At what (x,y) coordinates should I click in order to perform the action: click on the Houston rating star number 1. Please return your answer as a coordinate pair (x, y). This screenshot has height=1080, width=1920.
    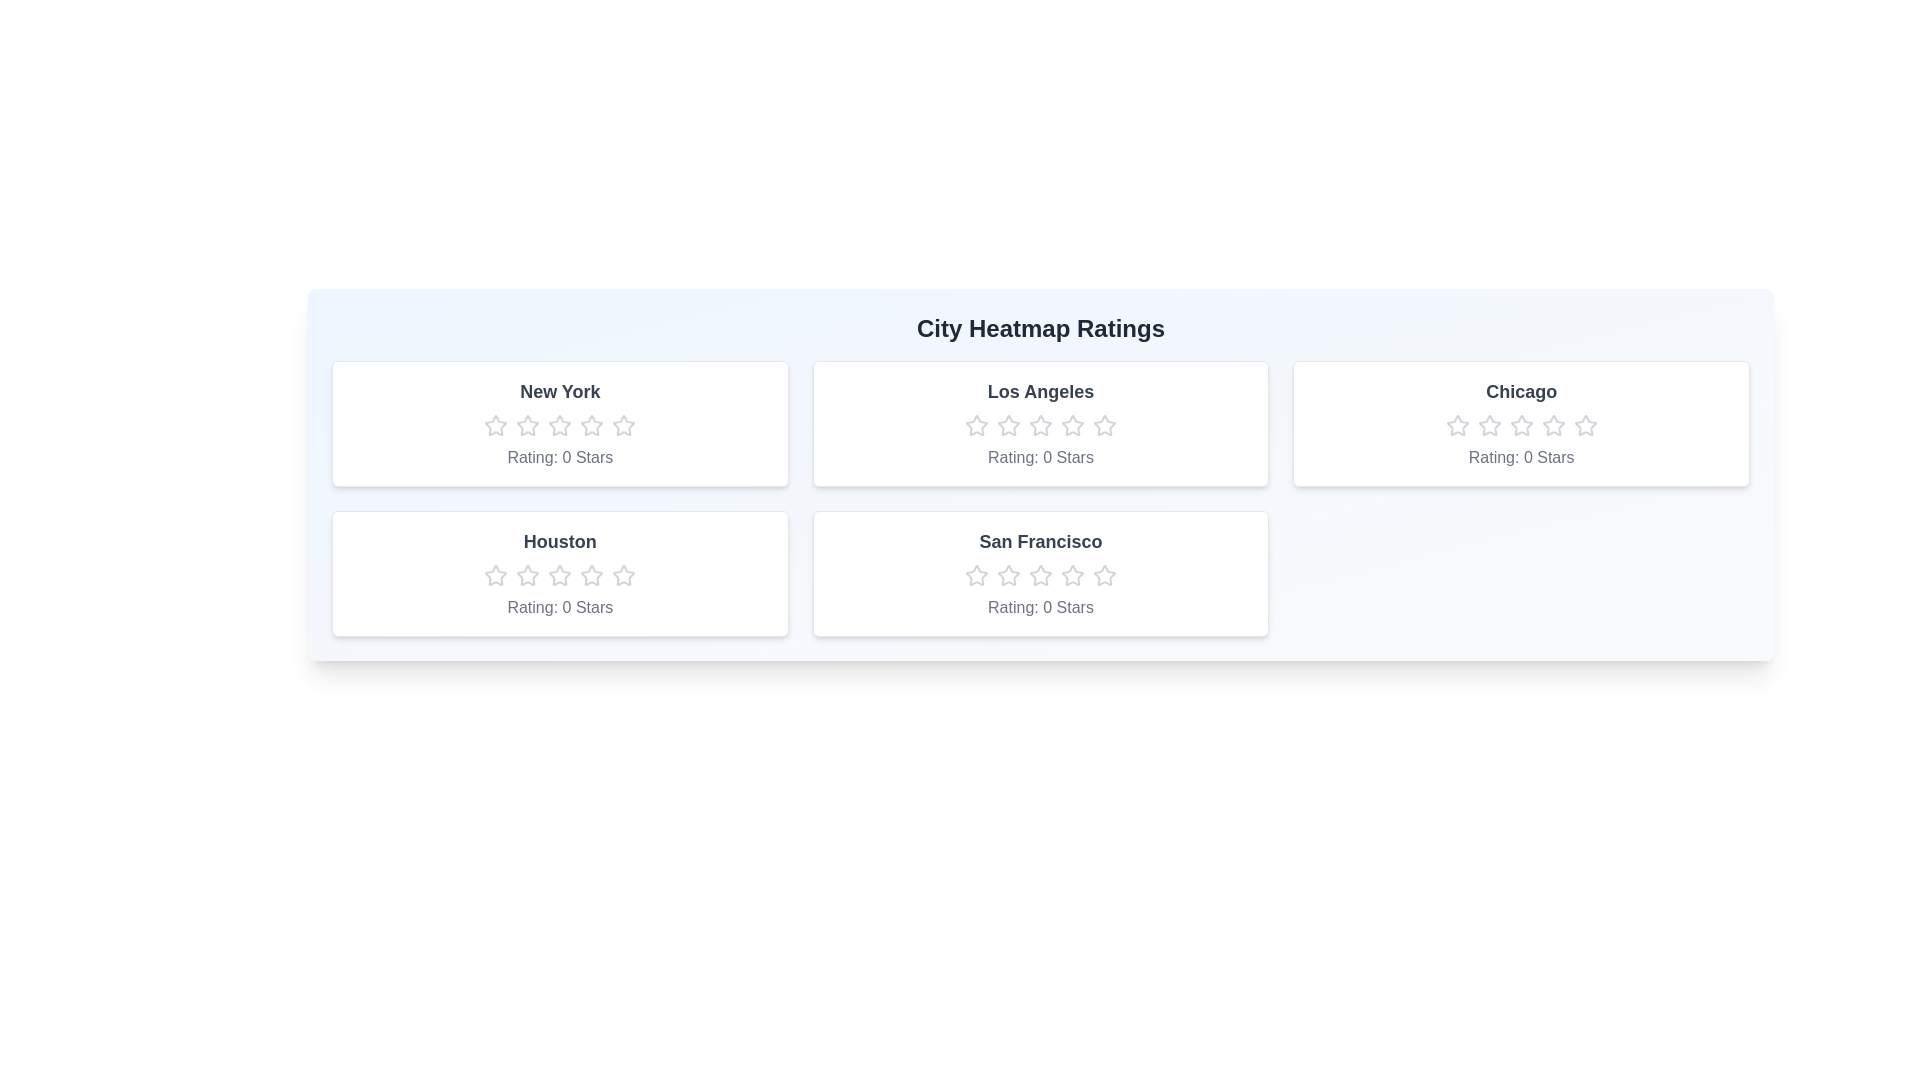
    Looking at the image, I should click on (496, 575).